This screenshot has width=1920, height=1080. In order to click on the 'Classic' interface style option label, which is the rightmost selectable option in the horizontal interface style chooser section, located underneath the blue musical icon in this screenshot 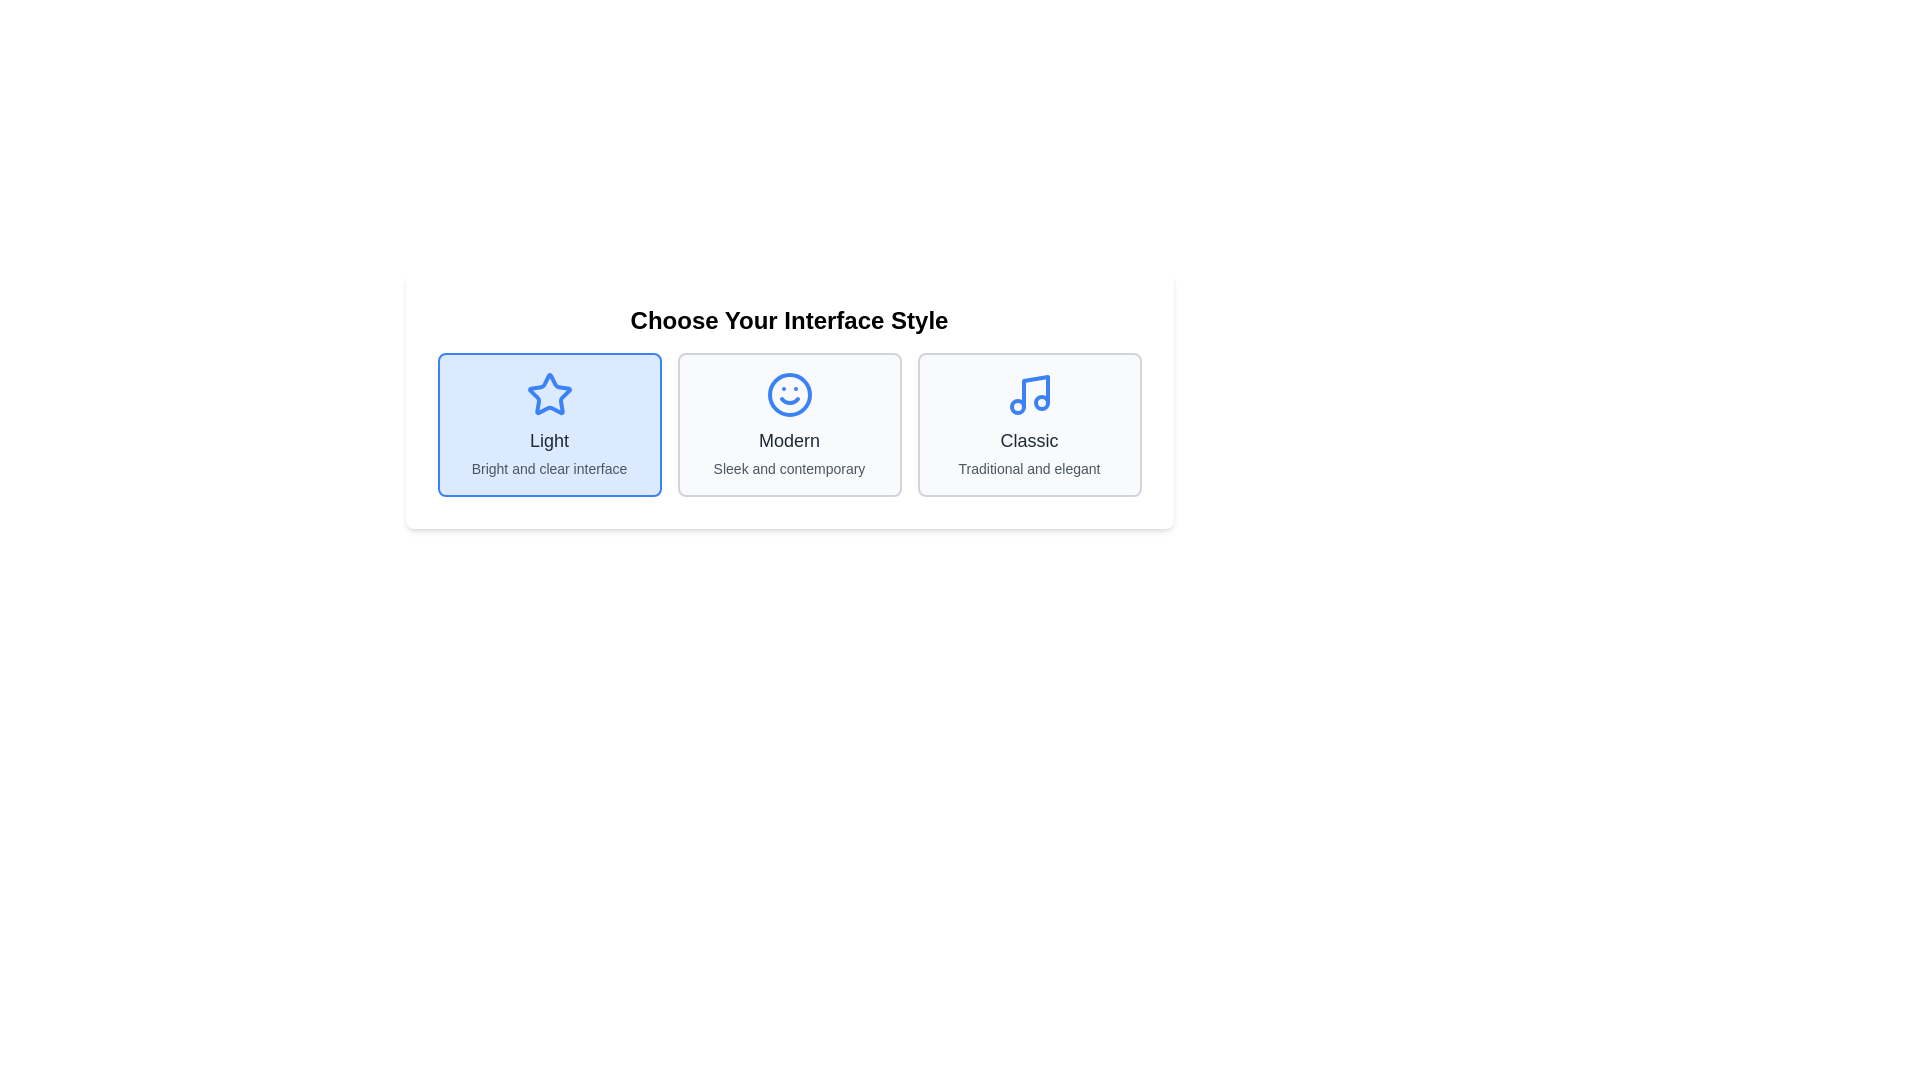, I will do `click(1029, 423)`.